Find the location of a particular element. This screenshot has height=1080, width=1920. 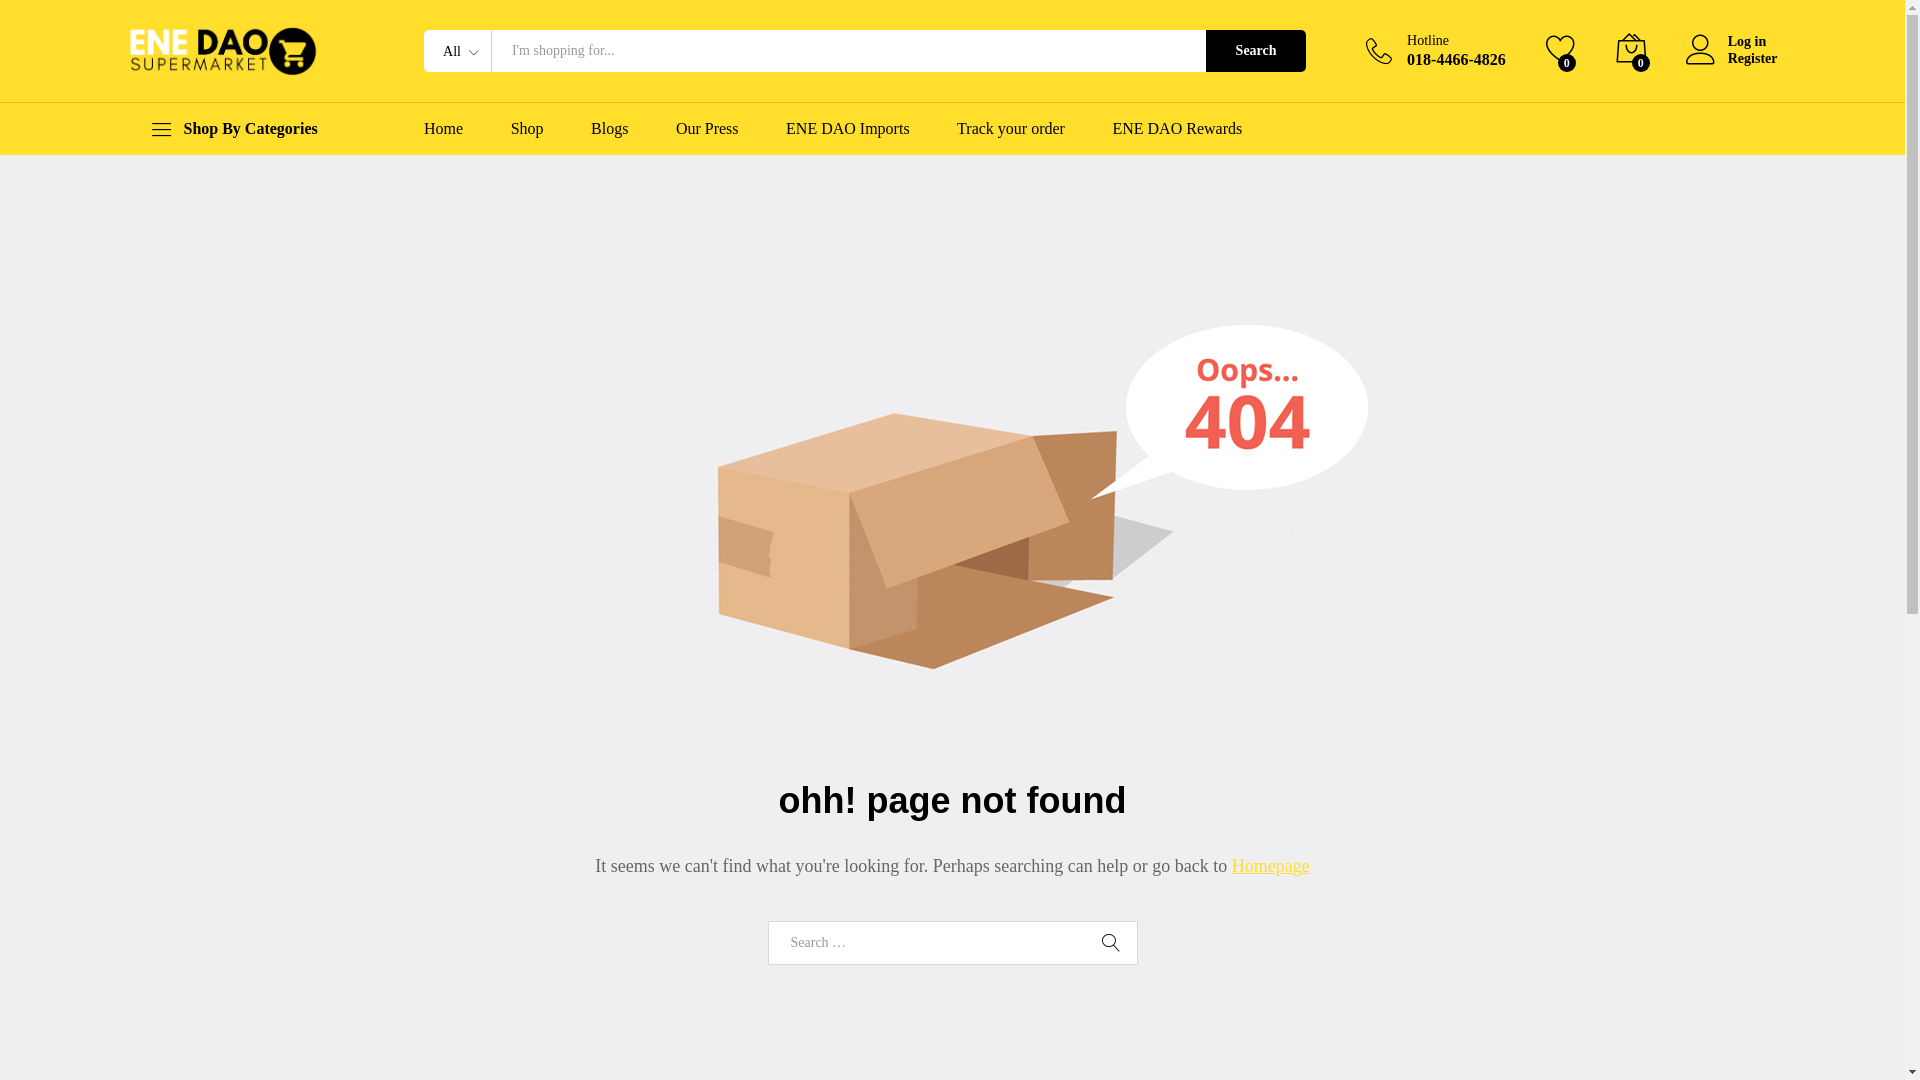

'ENE DAO Imports' is located at coordinates (848, 128).